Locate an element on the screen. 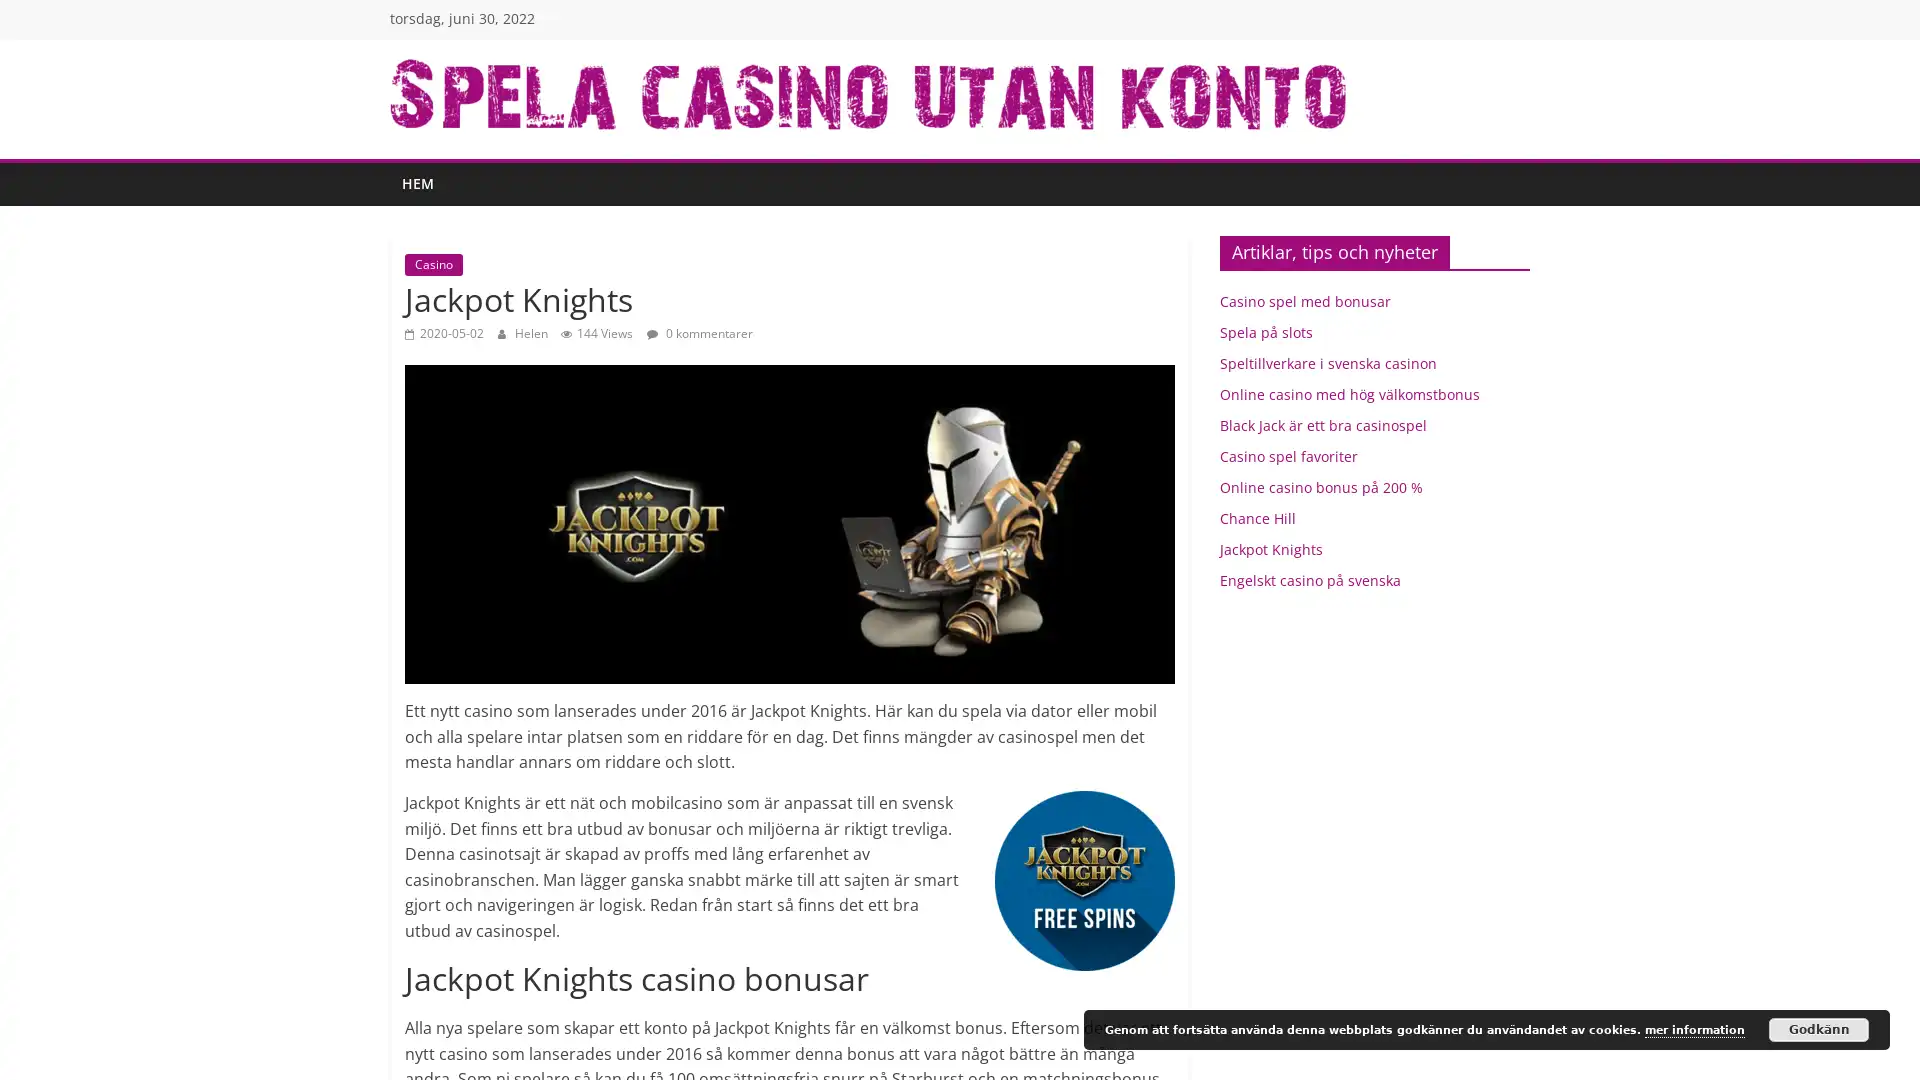 This screenshot has width=1920, height=1080. Godkann is located at coordinates (1819, 1029).